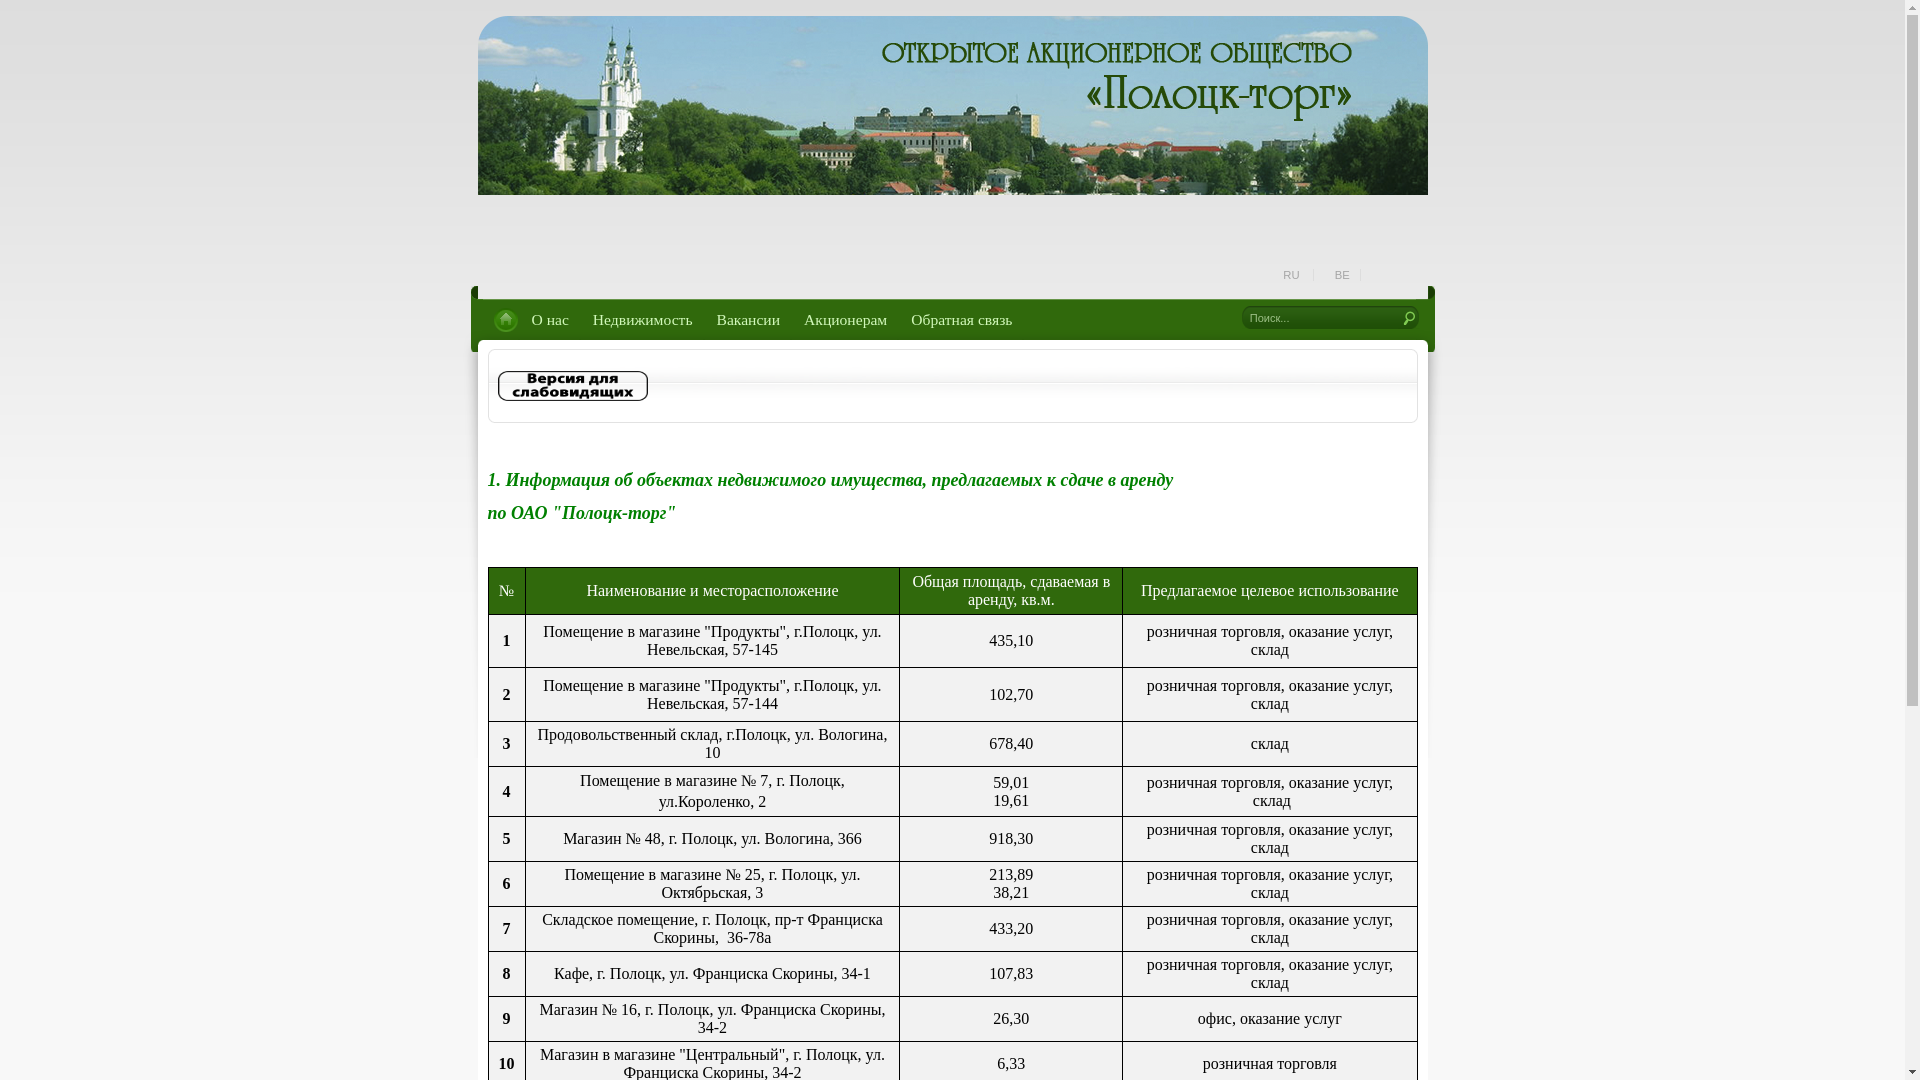 This screenshot has width=1920, height=1080. I want to click on 'RU', so click(1292, 274).